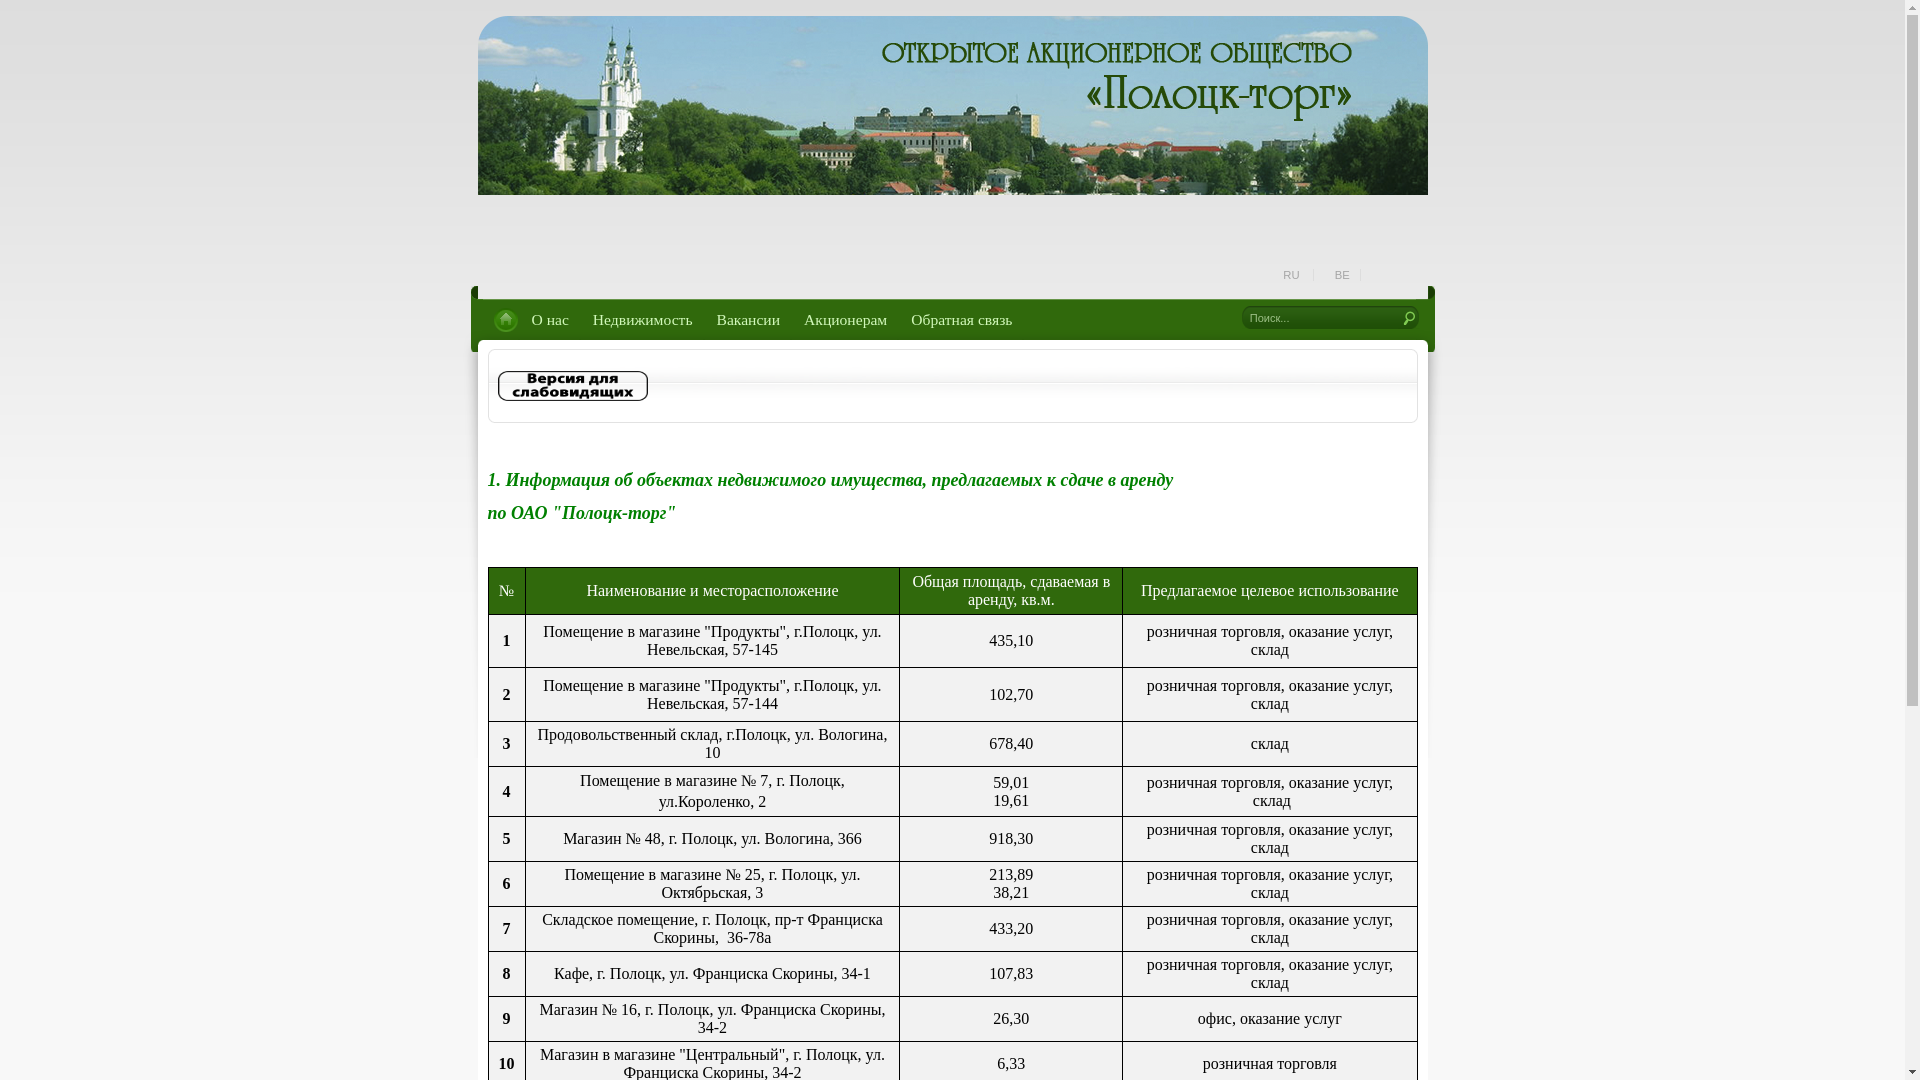 This screenshot has width=1920, height=1080. I want to click on 'RU', so click(1292, 274).